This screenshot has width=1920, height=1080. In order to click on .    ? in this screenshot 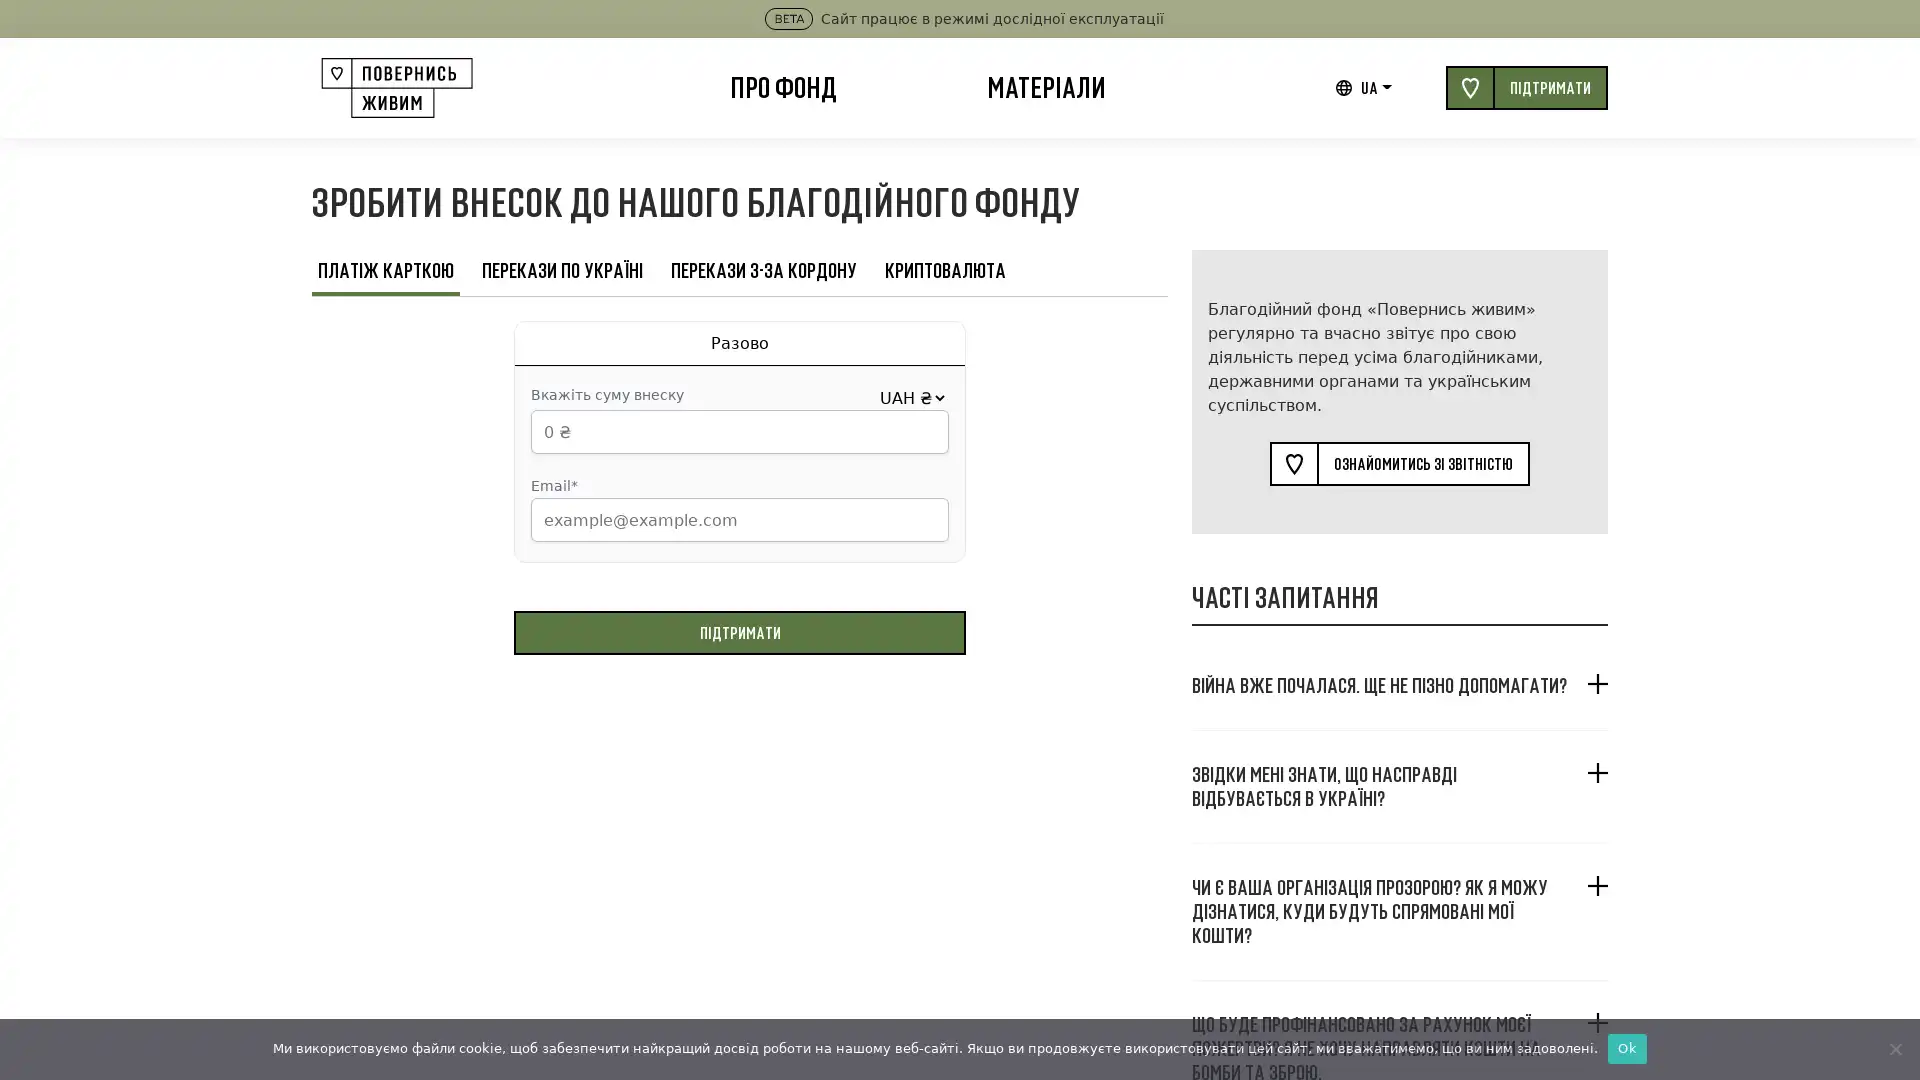, I will do `click(1399, 684)`.